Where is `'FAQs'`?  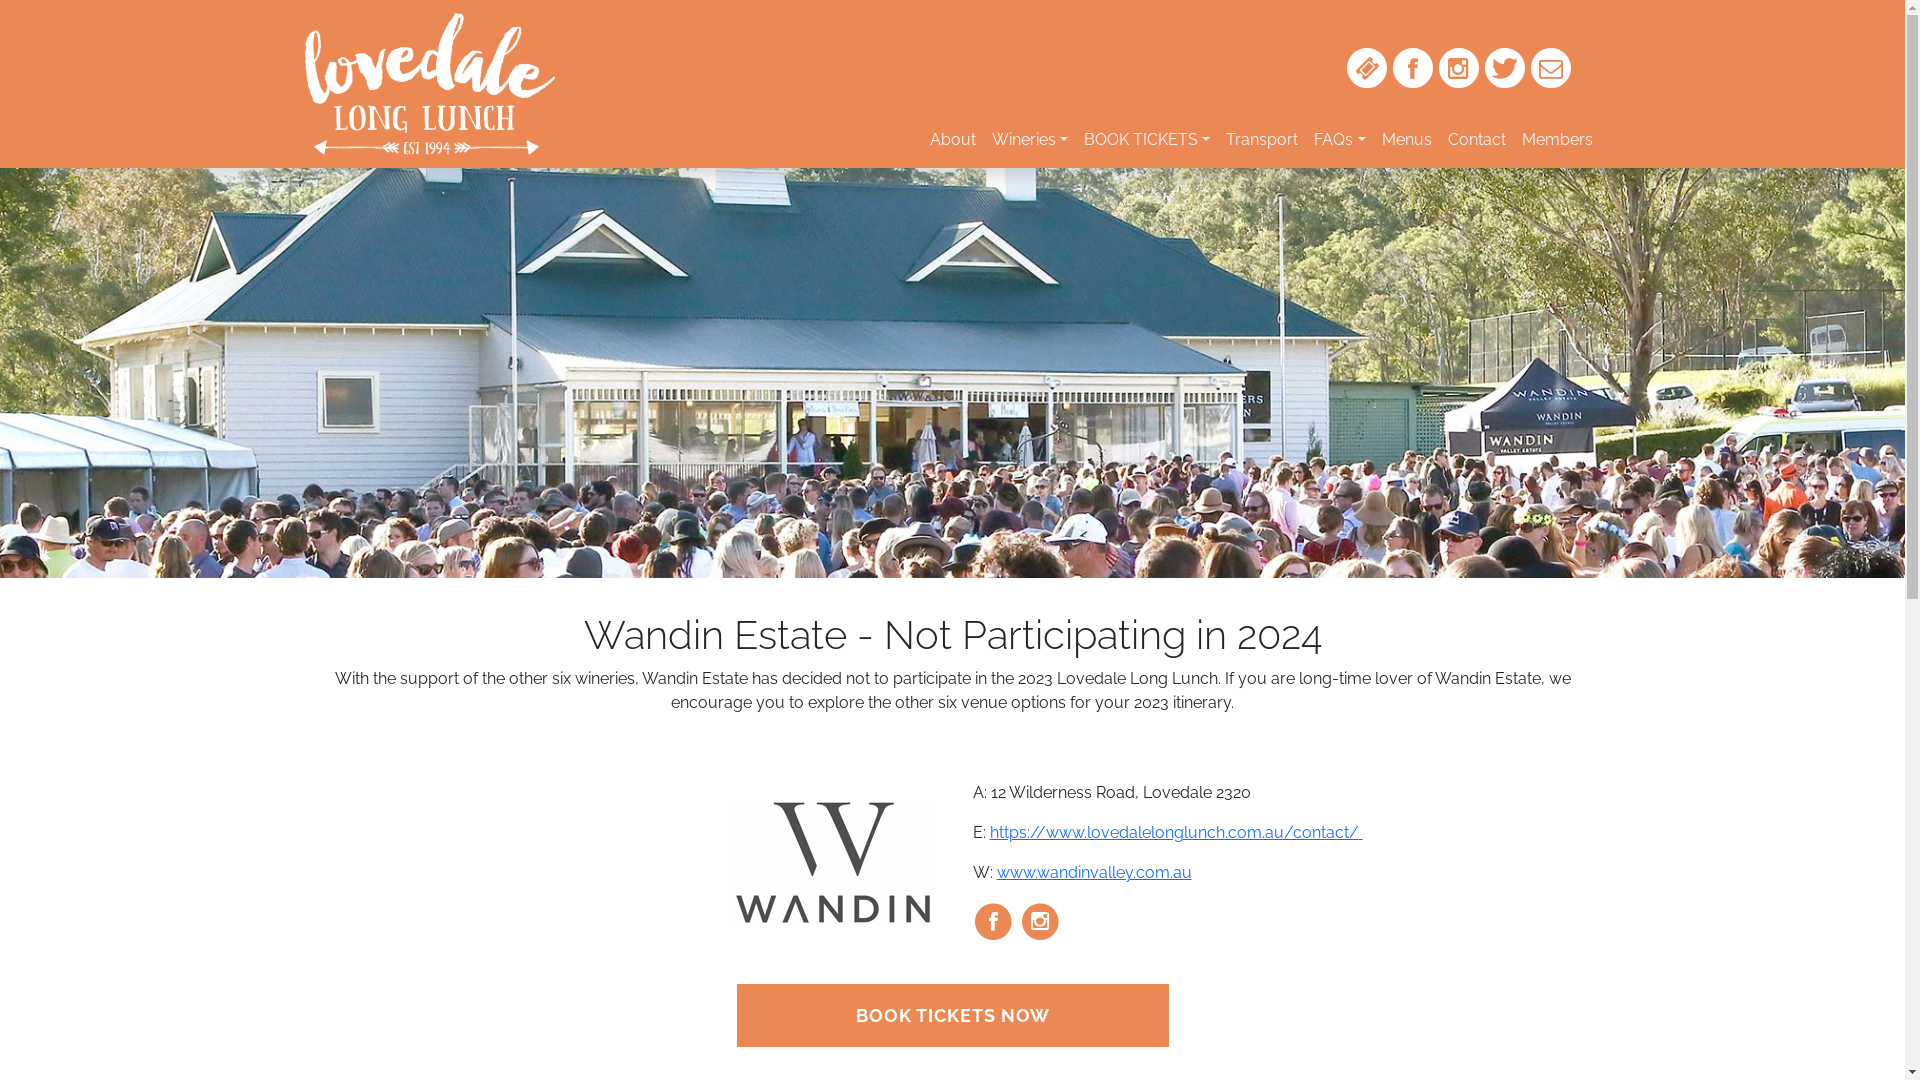 'FAQs' is located at coordinates (1339, 138).